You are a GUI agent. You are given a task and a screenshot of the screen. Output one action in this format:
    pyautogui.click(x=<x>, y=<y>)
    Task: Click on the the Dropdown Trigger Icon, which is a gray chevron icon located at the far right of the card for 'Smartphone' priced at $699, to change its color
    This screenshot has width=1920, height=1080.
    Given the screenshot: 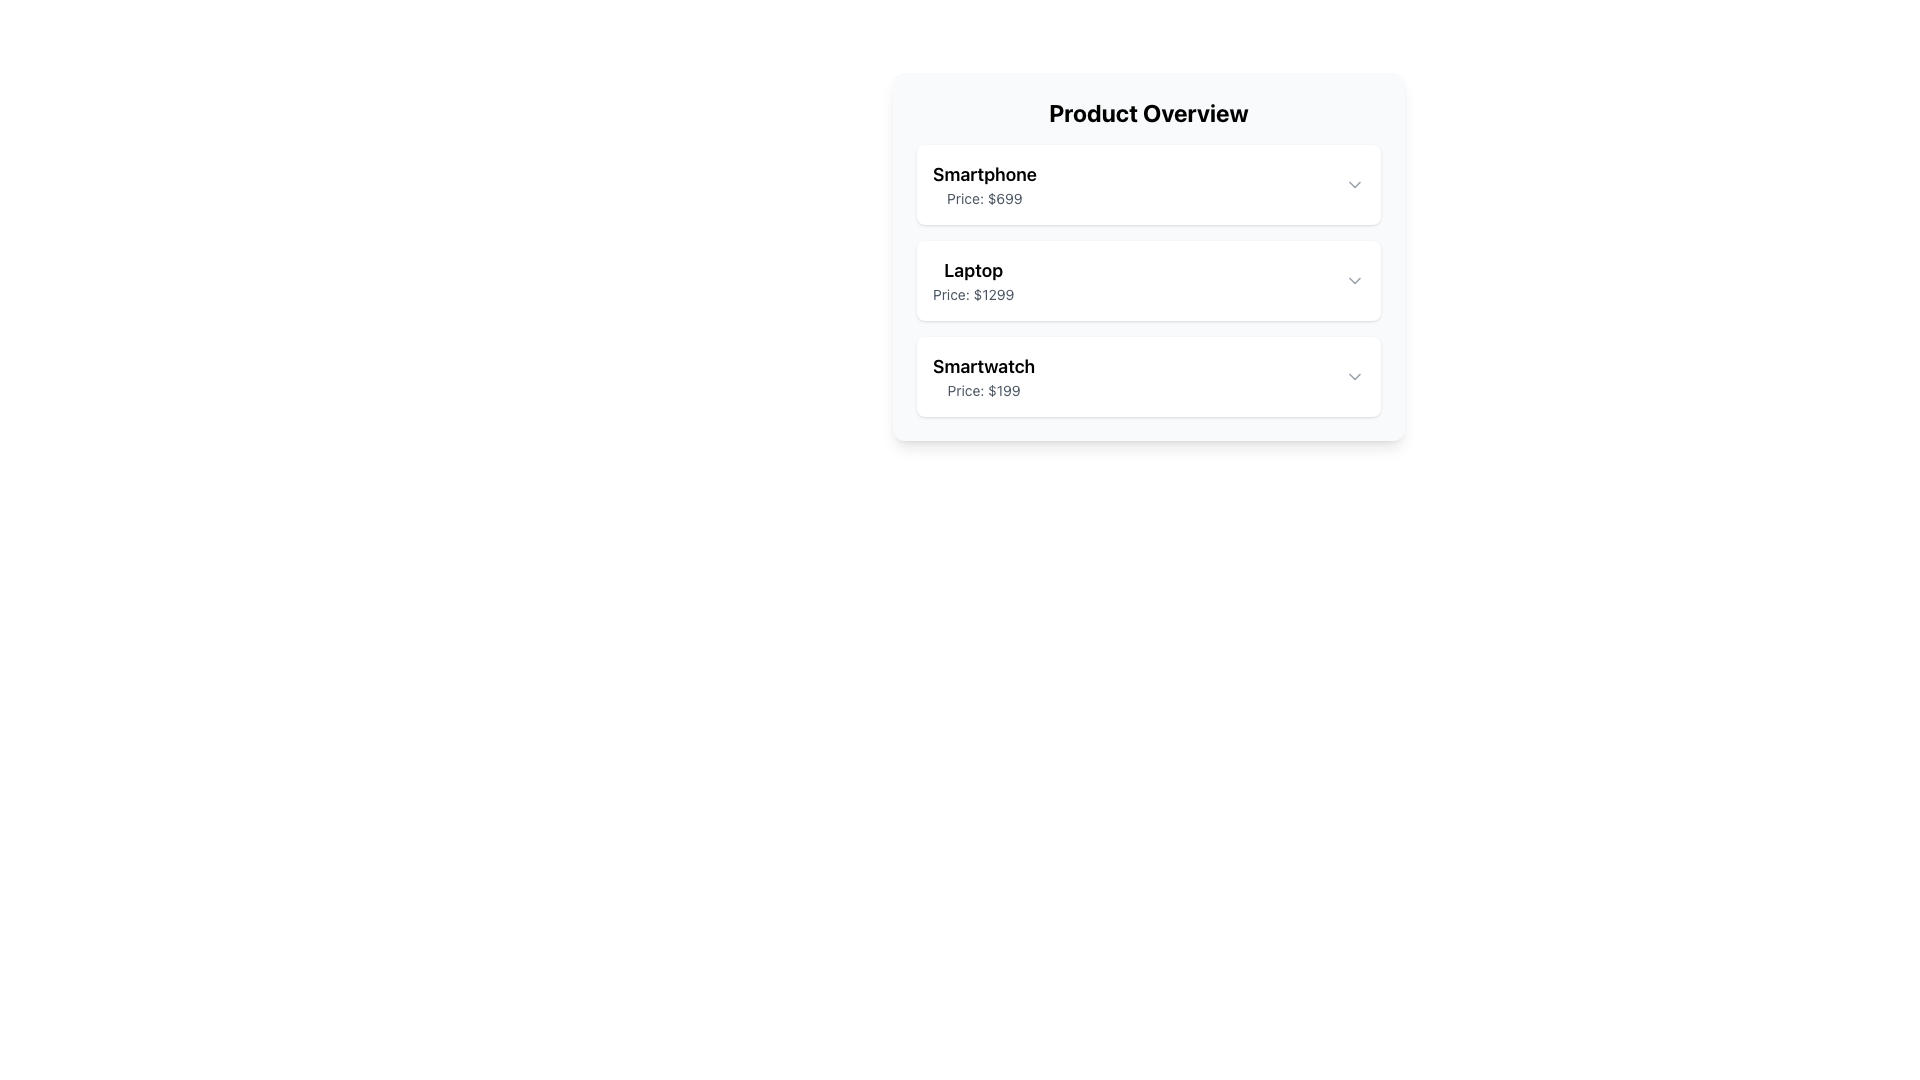 What is the action you would take?
    pyautogui.click(x=1354, y=185)
    